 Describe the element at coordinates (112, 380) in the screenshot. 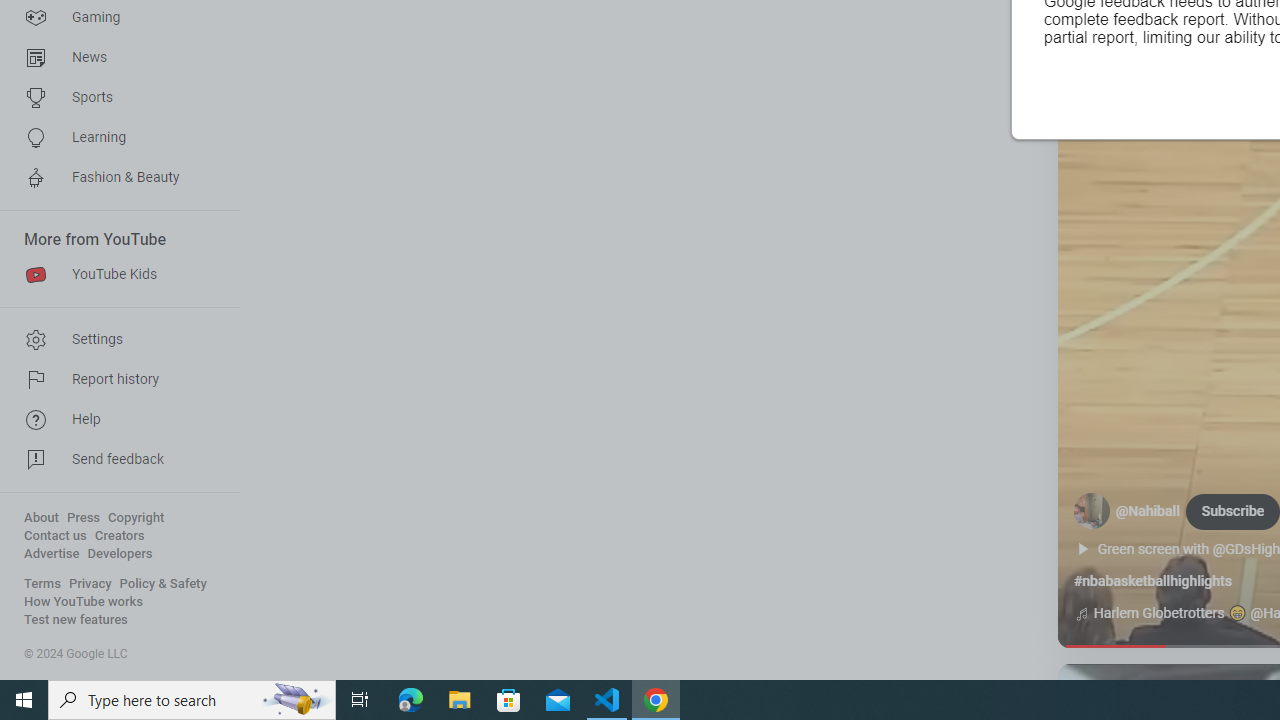

I see `'Report history'` at that location.